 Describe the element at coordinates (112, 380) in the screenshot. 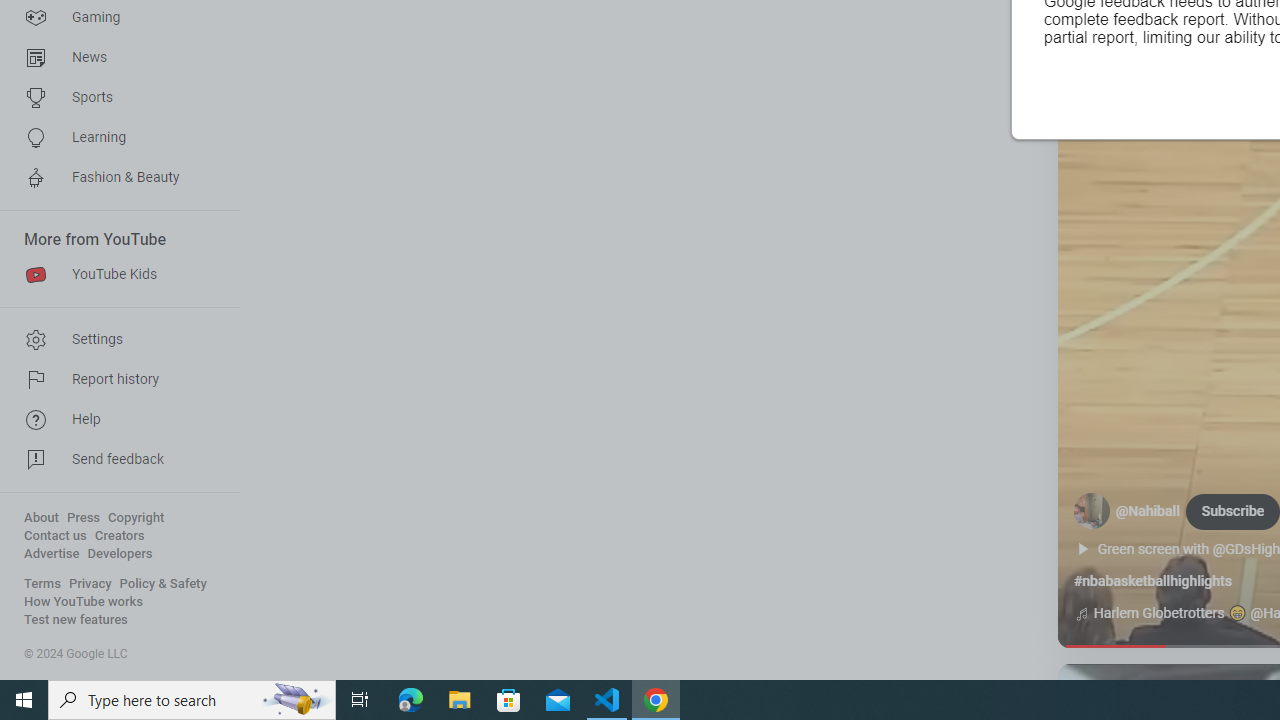

I see `'Report history'` at that location.